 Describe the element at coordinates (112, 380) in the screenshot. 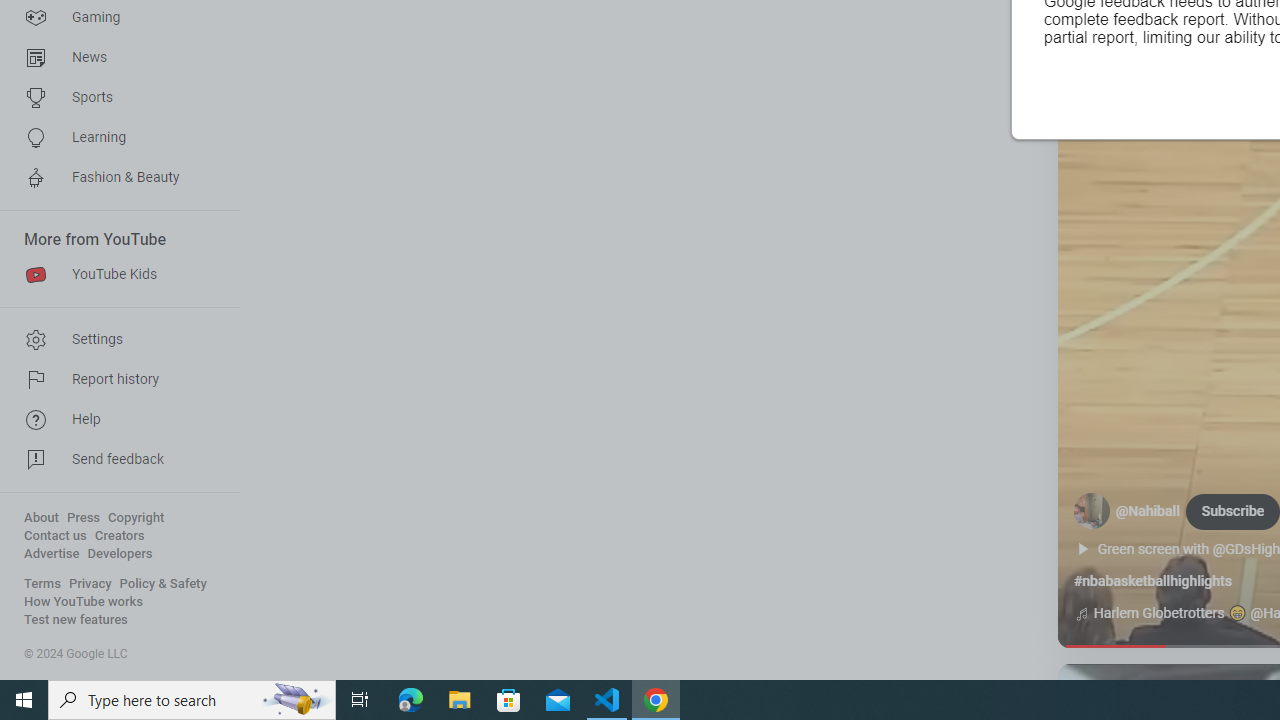

I see `'Report history'` at that location.